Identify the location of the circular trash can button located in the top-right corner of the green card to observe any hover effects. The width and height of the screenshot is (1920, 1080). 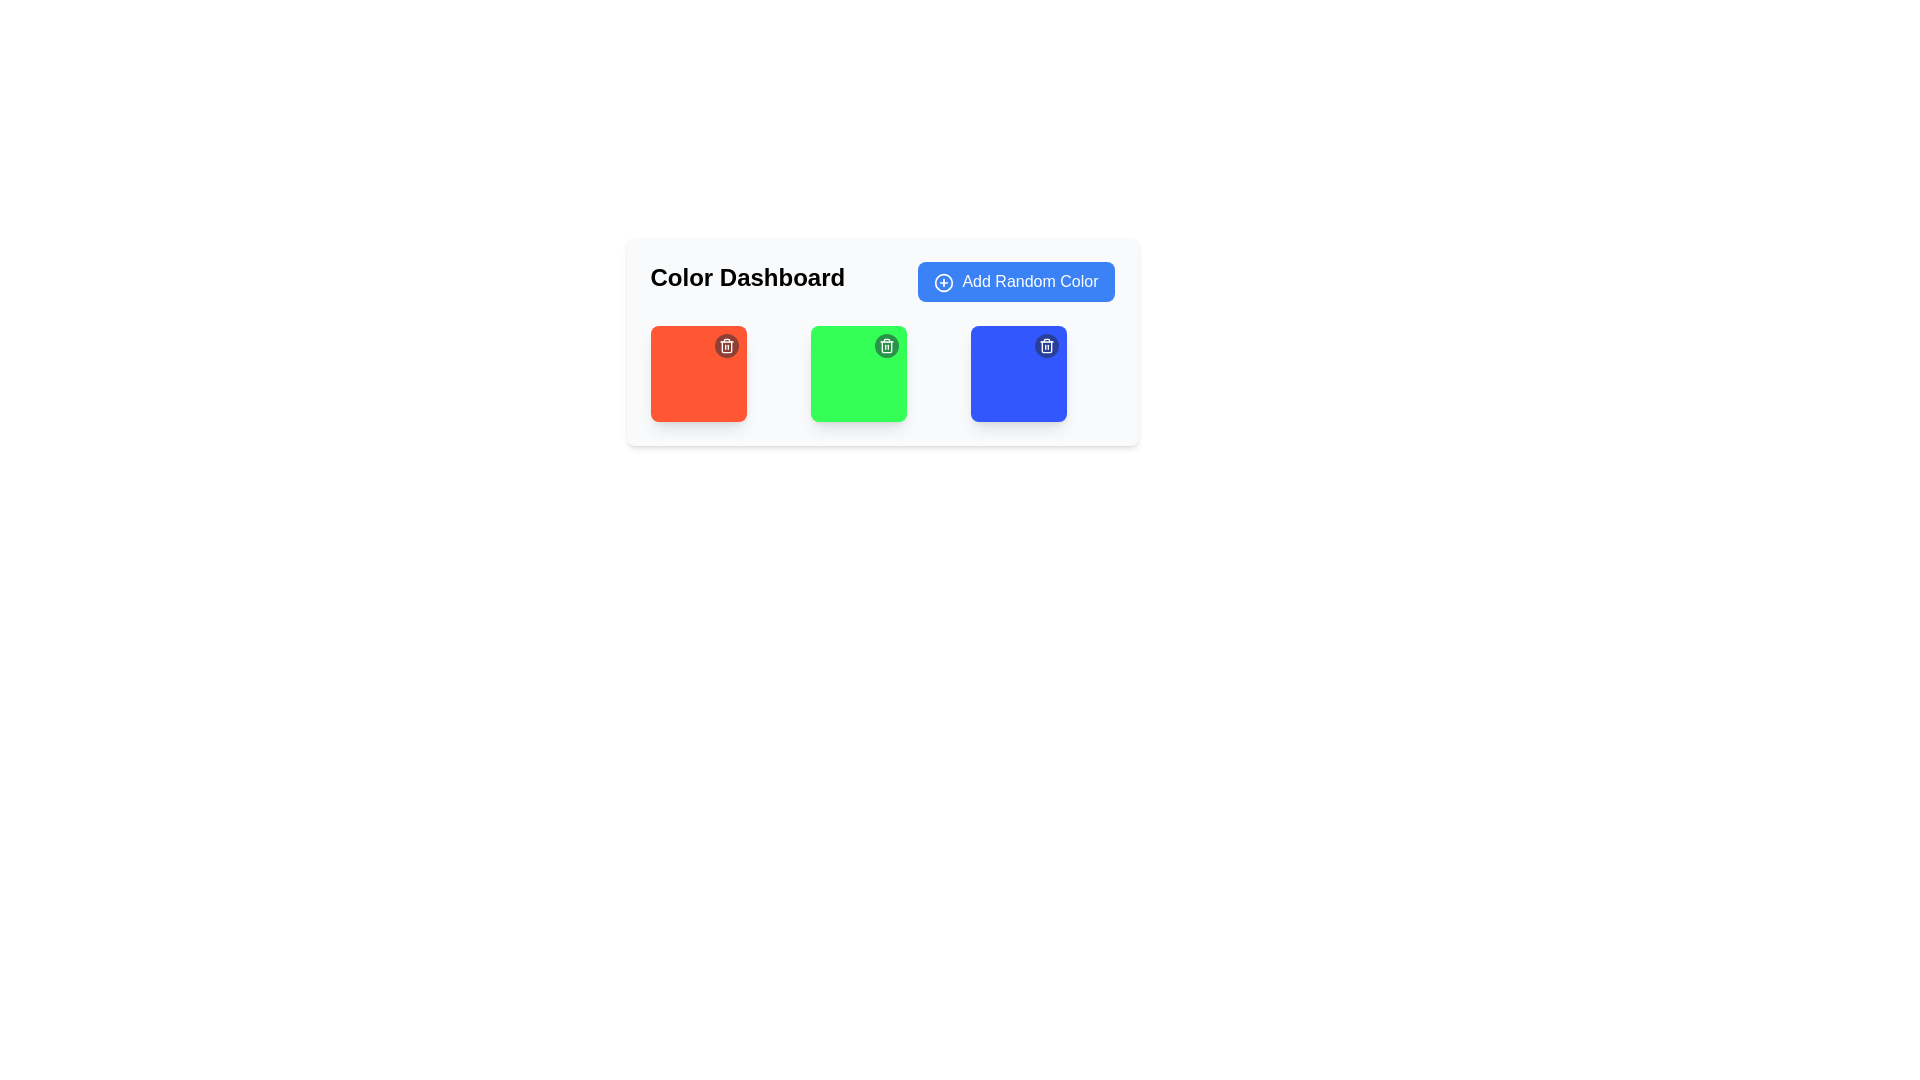
(885, 345).